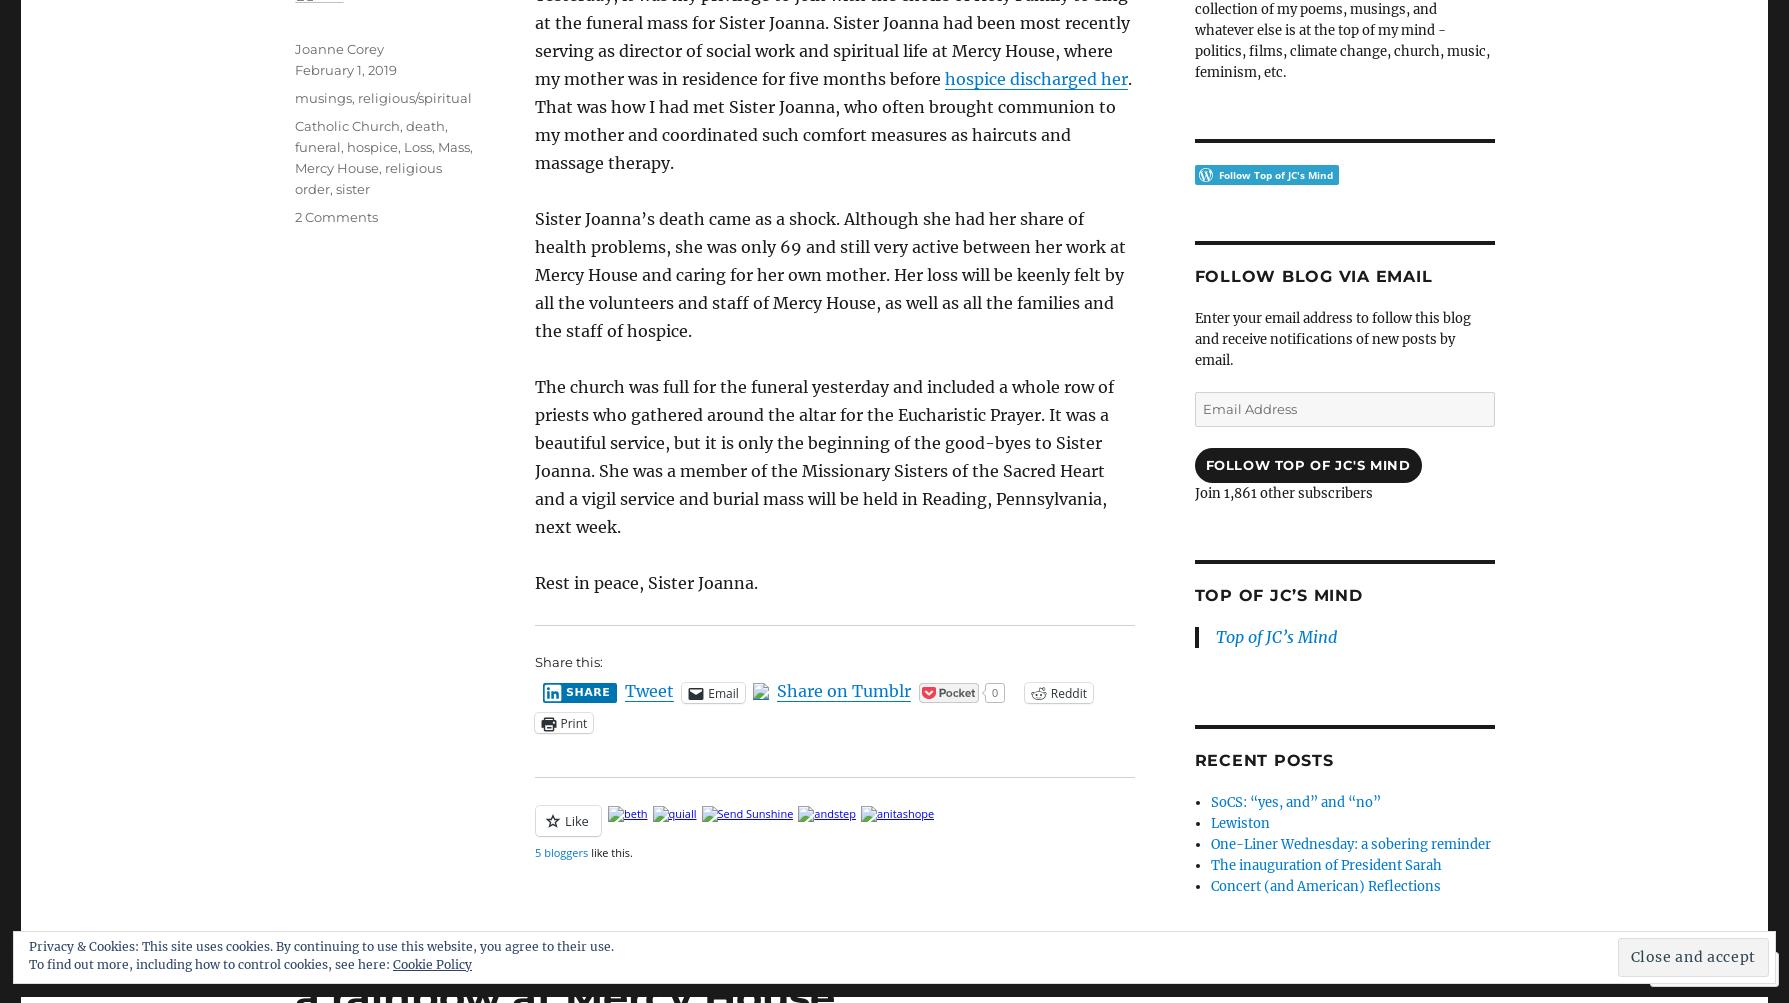  What do you see at coordinates (587, 692) in the screenshot?
I see `'Share'` at bounding box center [587, 692].